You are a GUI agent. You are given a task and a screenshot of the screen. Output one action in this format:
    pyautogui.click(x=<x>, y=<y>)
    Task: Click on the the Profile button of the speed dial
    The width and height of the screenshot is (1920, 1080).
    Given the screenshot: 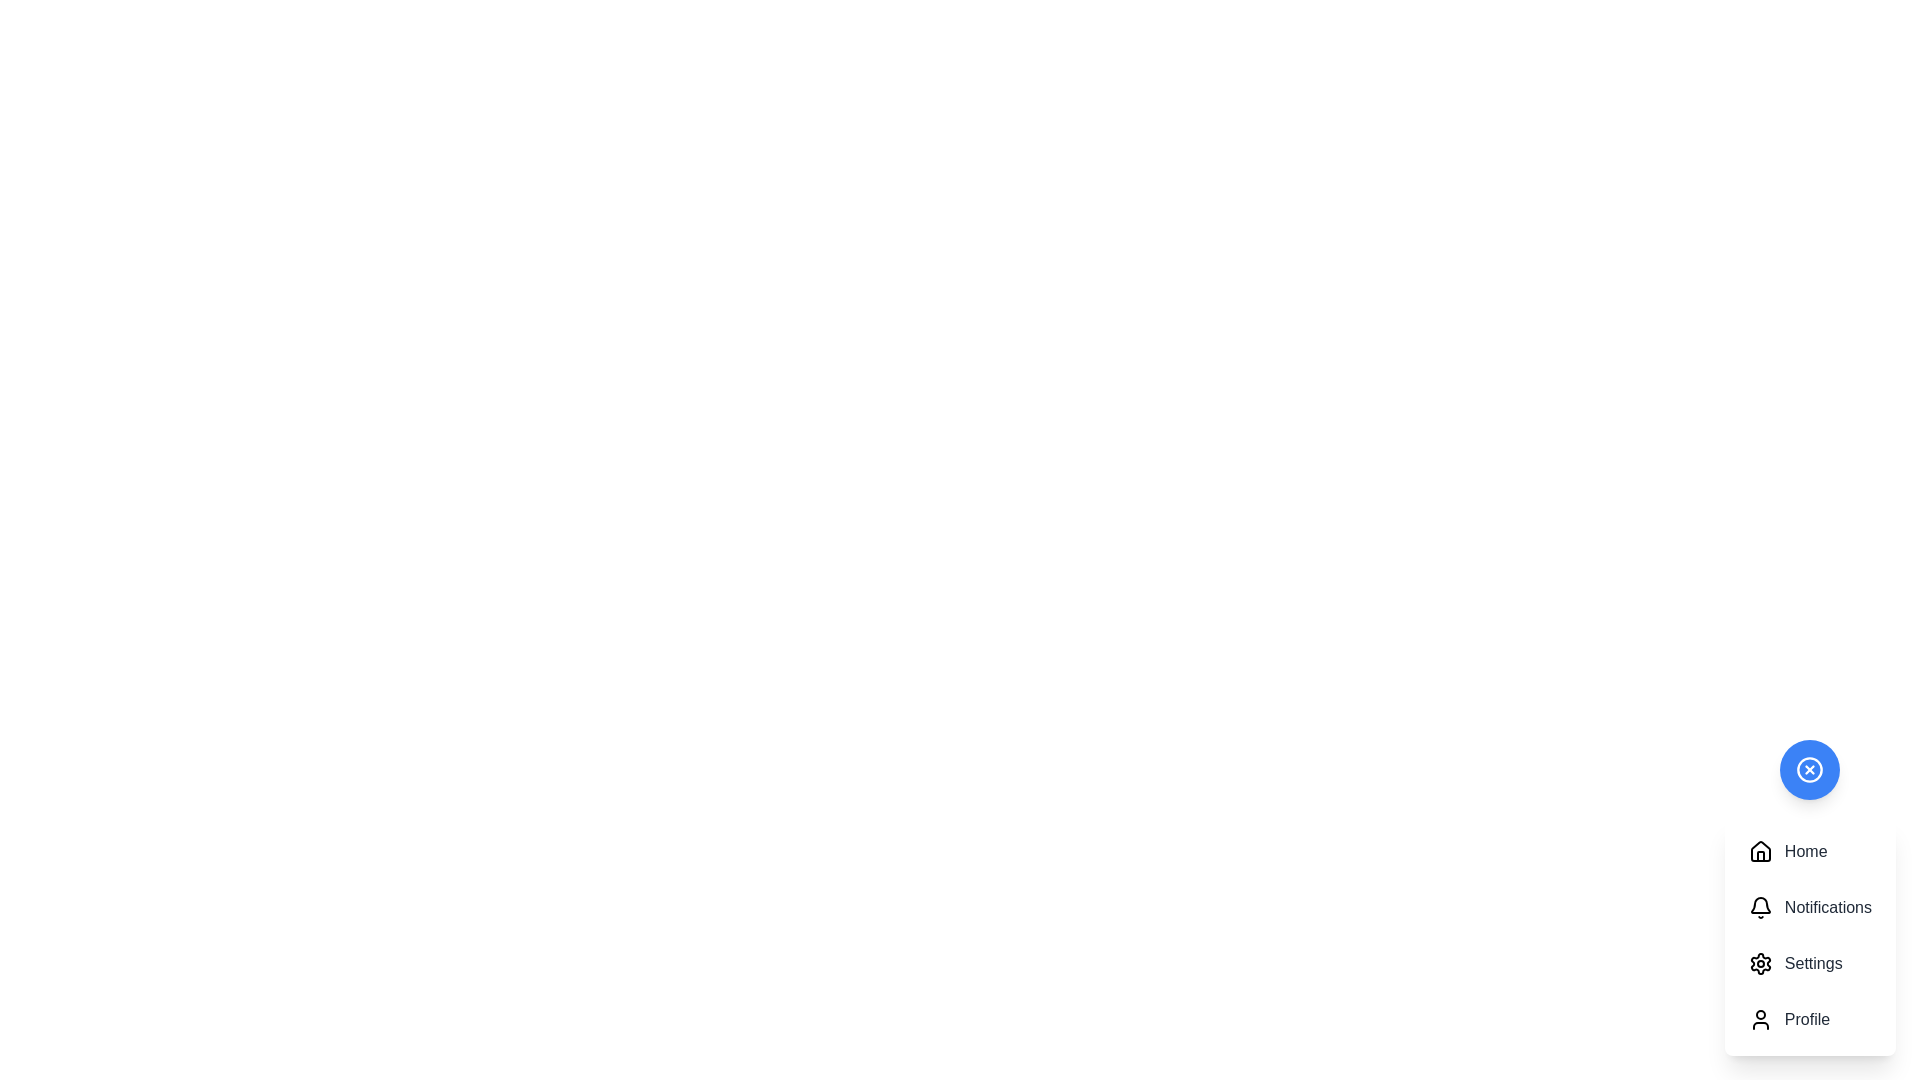 What is the action you would take?
    pyautogui.click(x=1809, y=1019)
    